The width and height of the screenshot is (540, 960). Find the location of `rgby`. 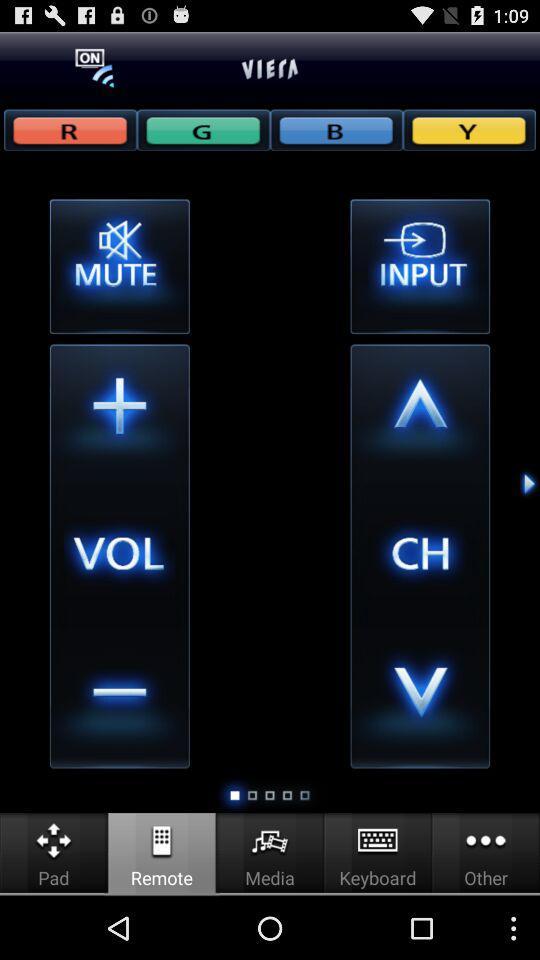

rgby is located at coordinates (469, 128).